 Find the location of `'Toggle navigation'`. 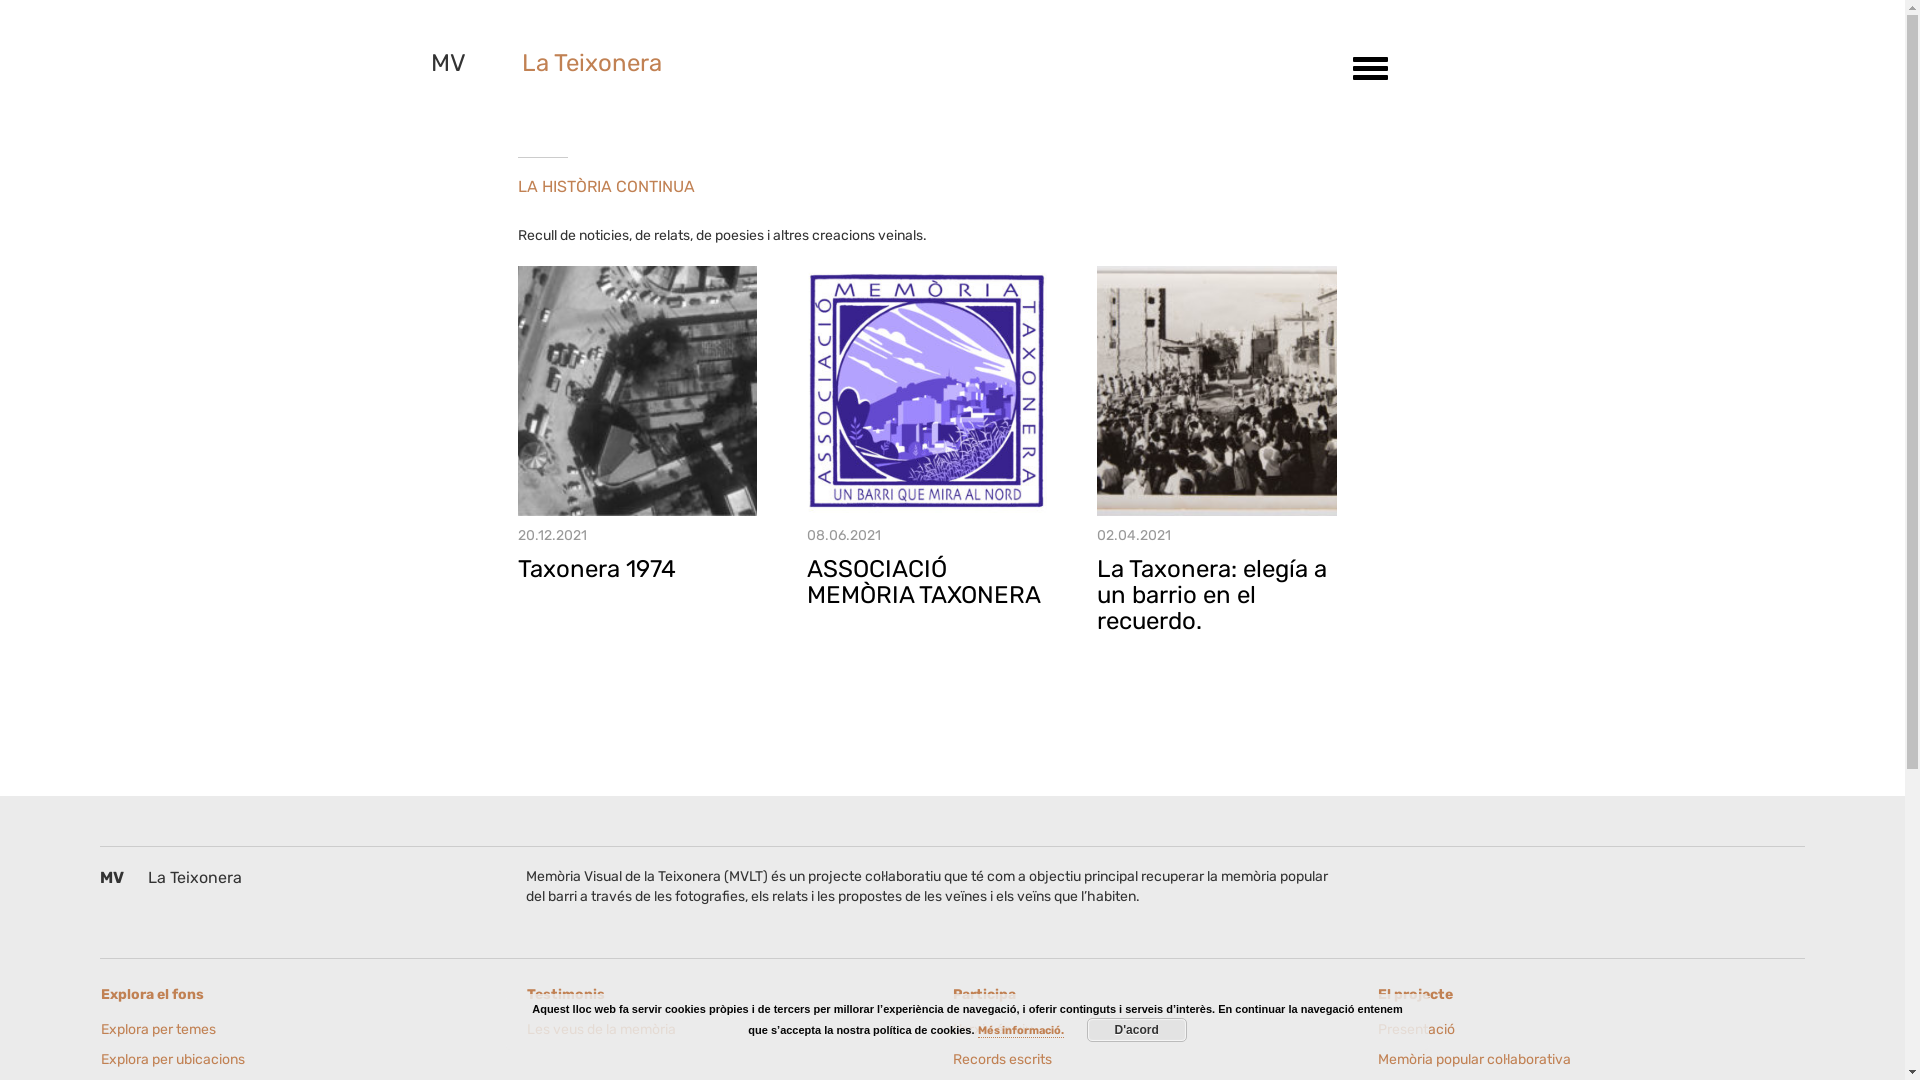

'Toggle navigation' is located at coordinates (1342, 67).